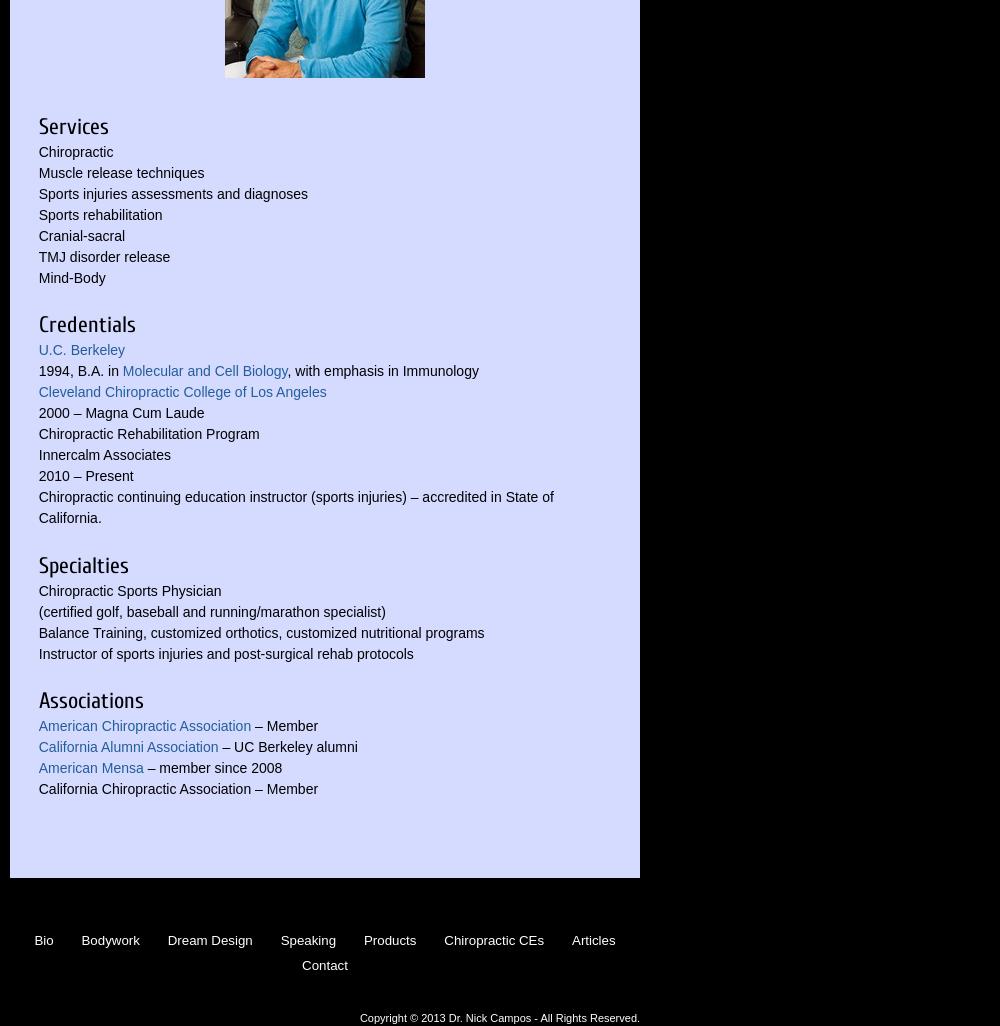  I want to click on 'Bio', so click(34, 939).